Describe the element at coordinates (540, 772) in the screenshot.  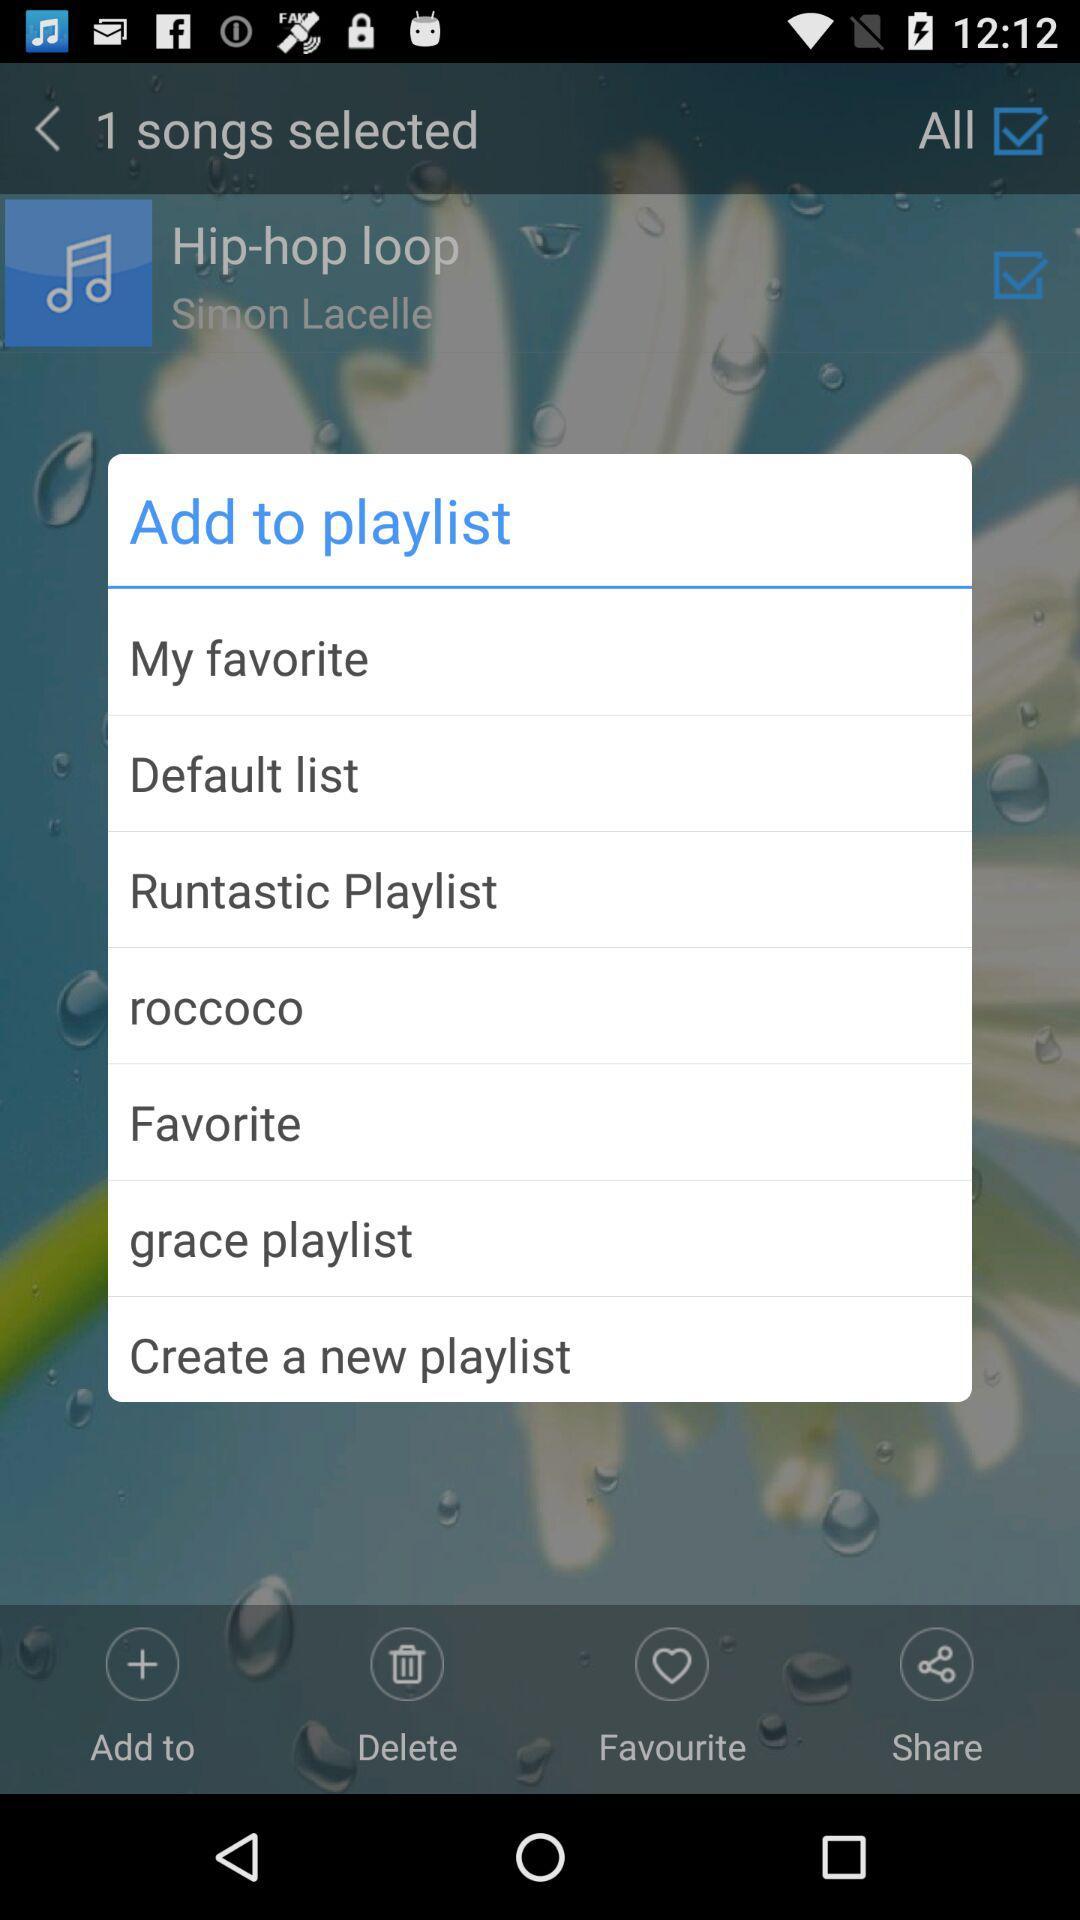
I see `the icon below the my favorite icon` at that location.